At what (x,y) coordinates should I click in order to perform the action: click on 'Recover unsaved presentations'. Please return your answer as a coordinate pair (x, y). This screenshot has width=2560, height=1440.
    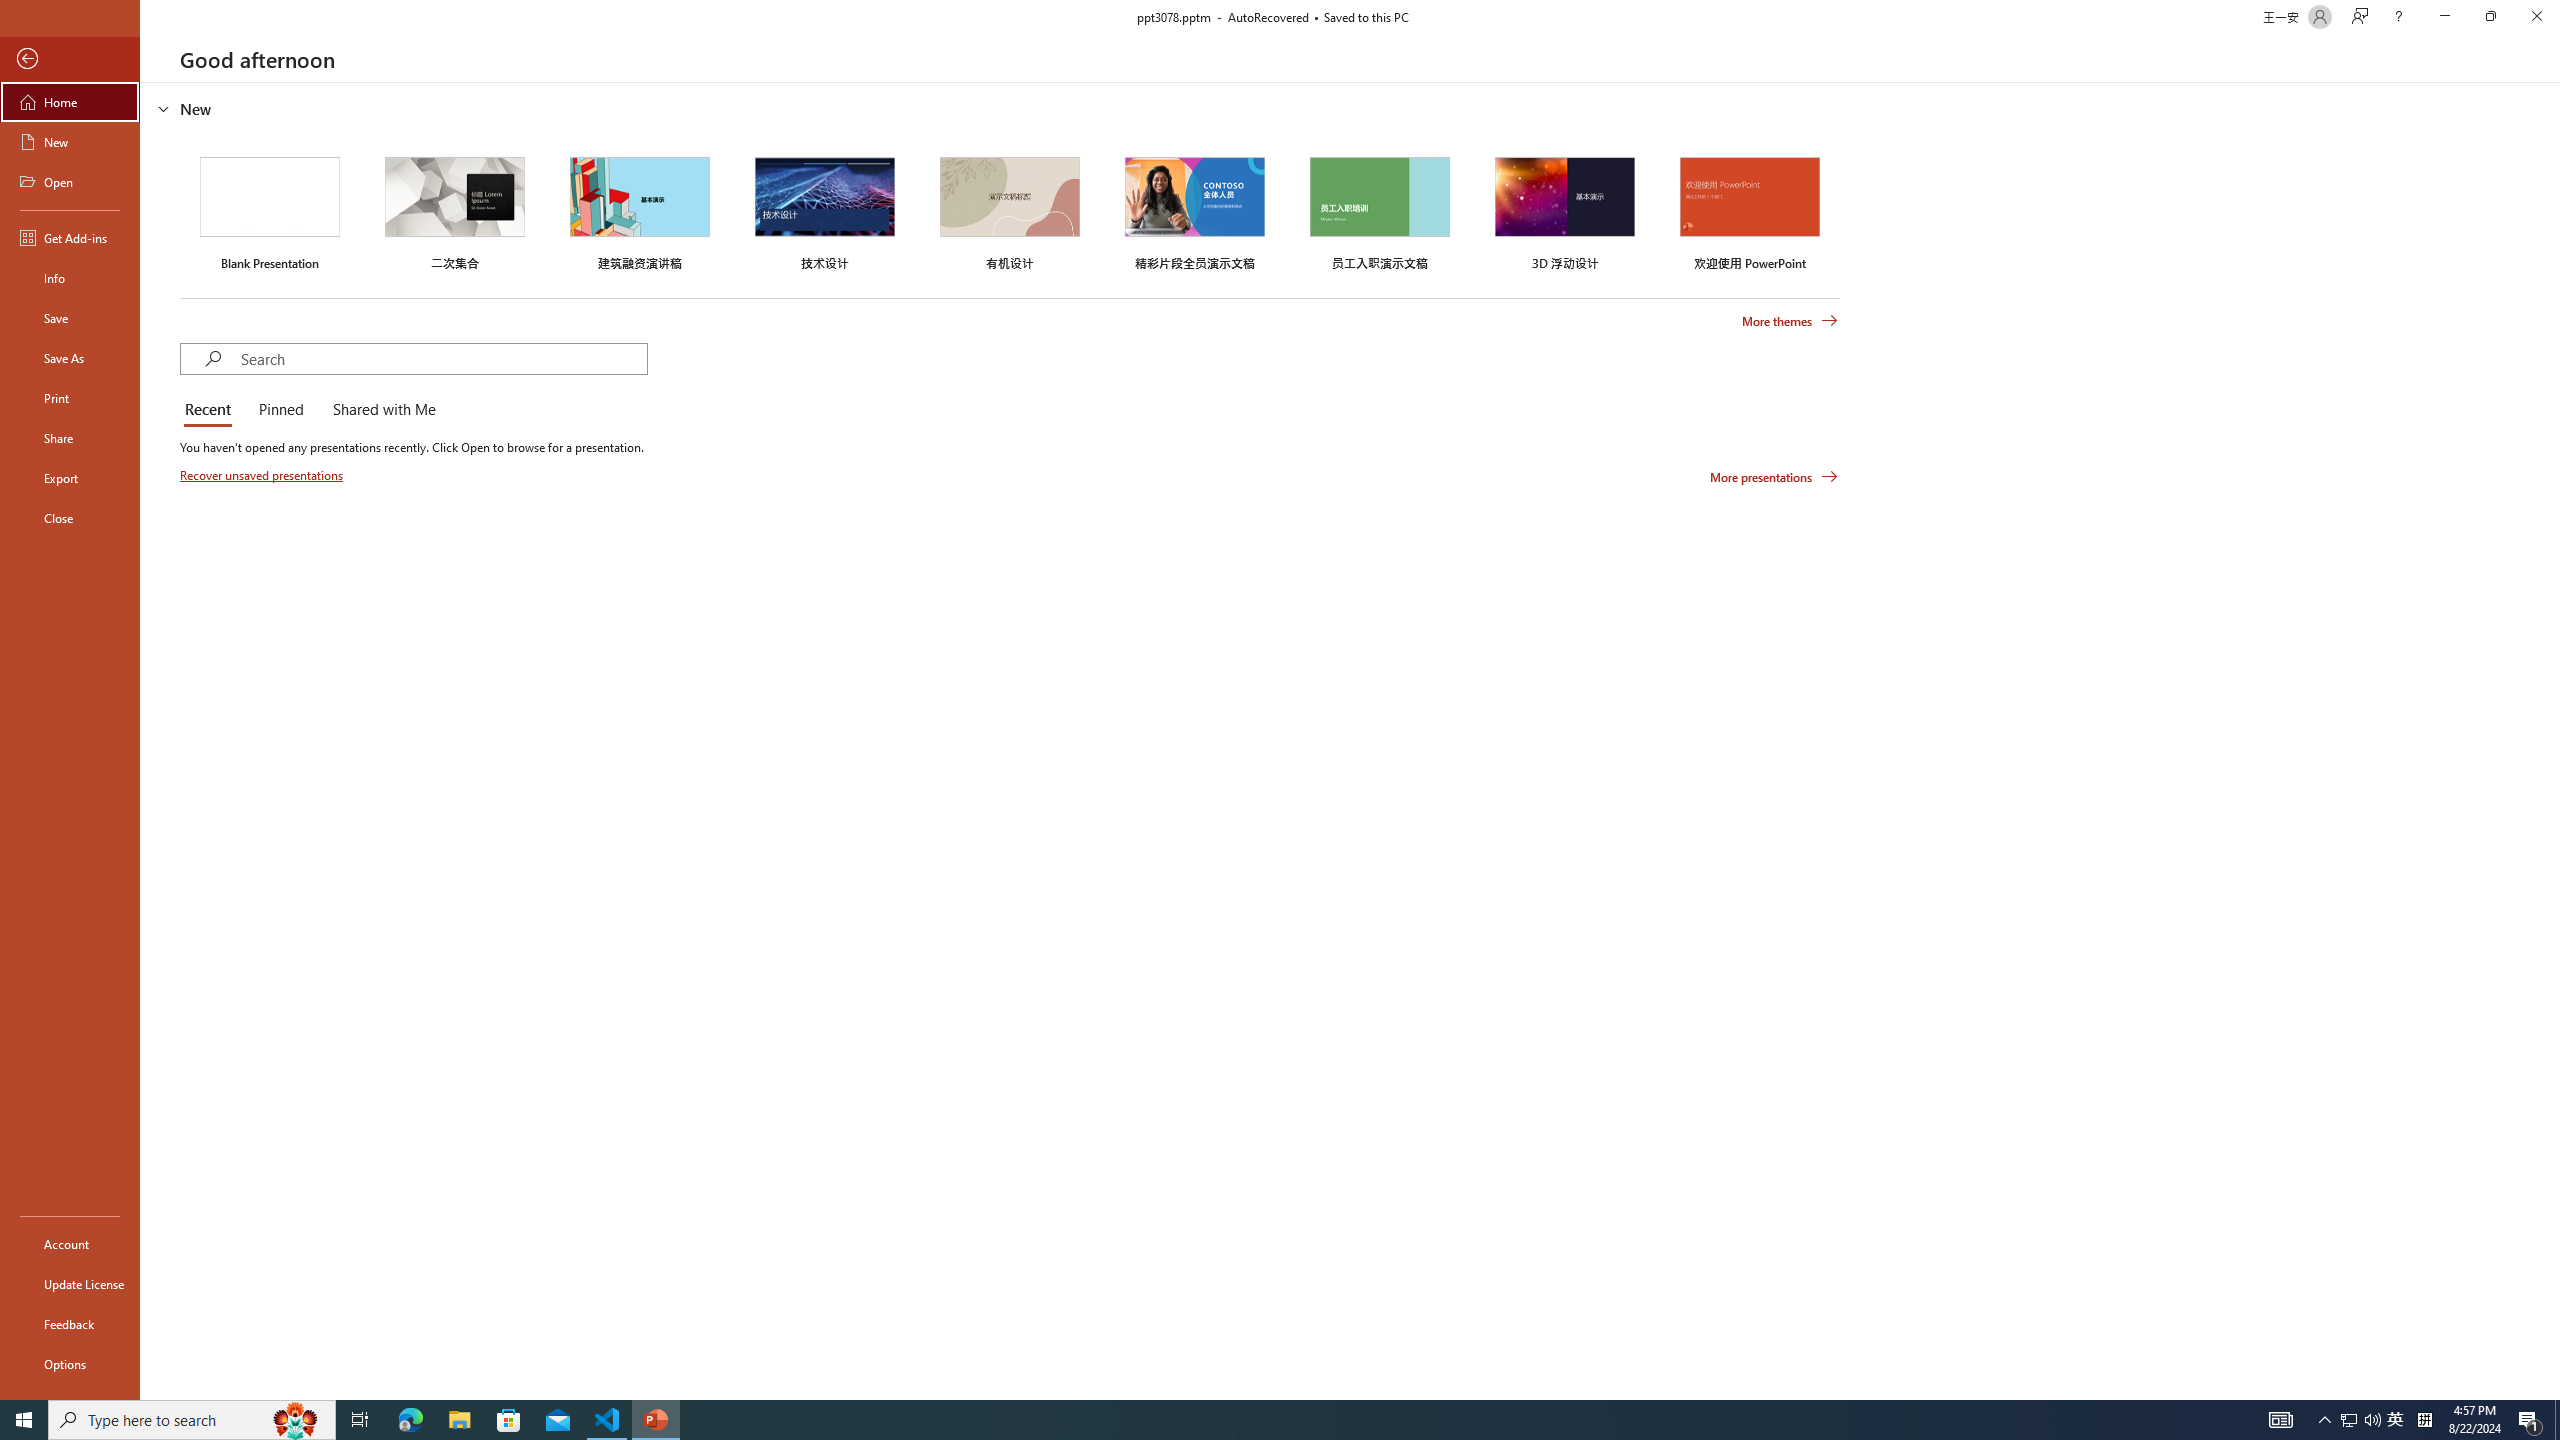
    Looking at the image, I should click on (262, 474).